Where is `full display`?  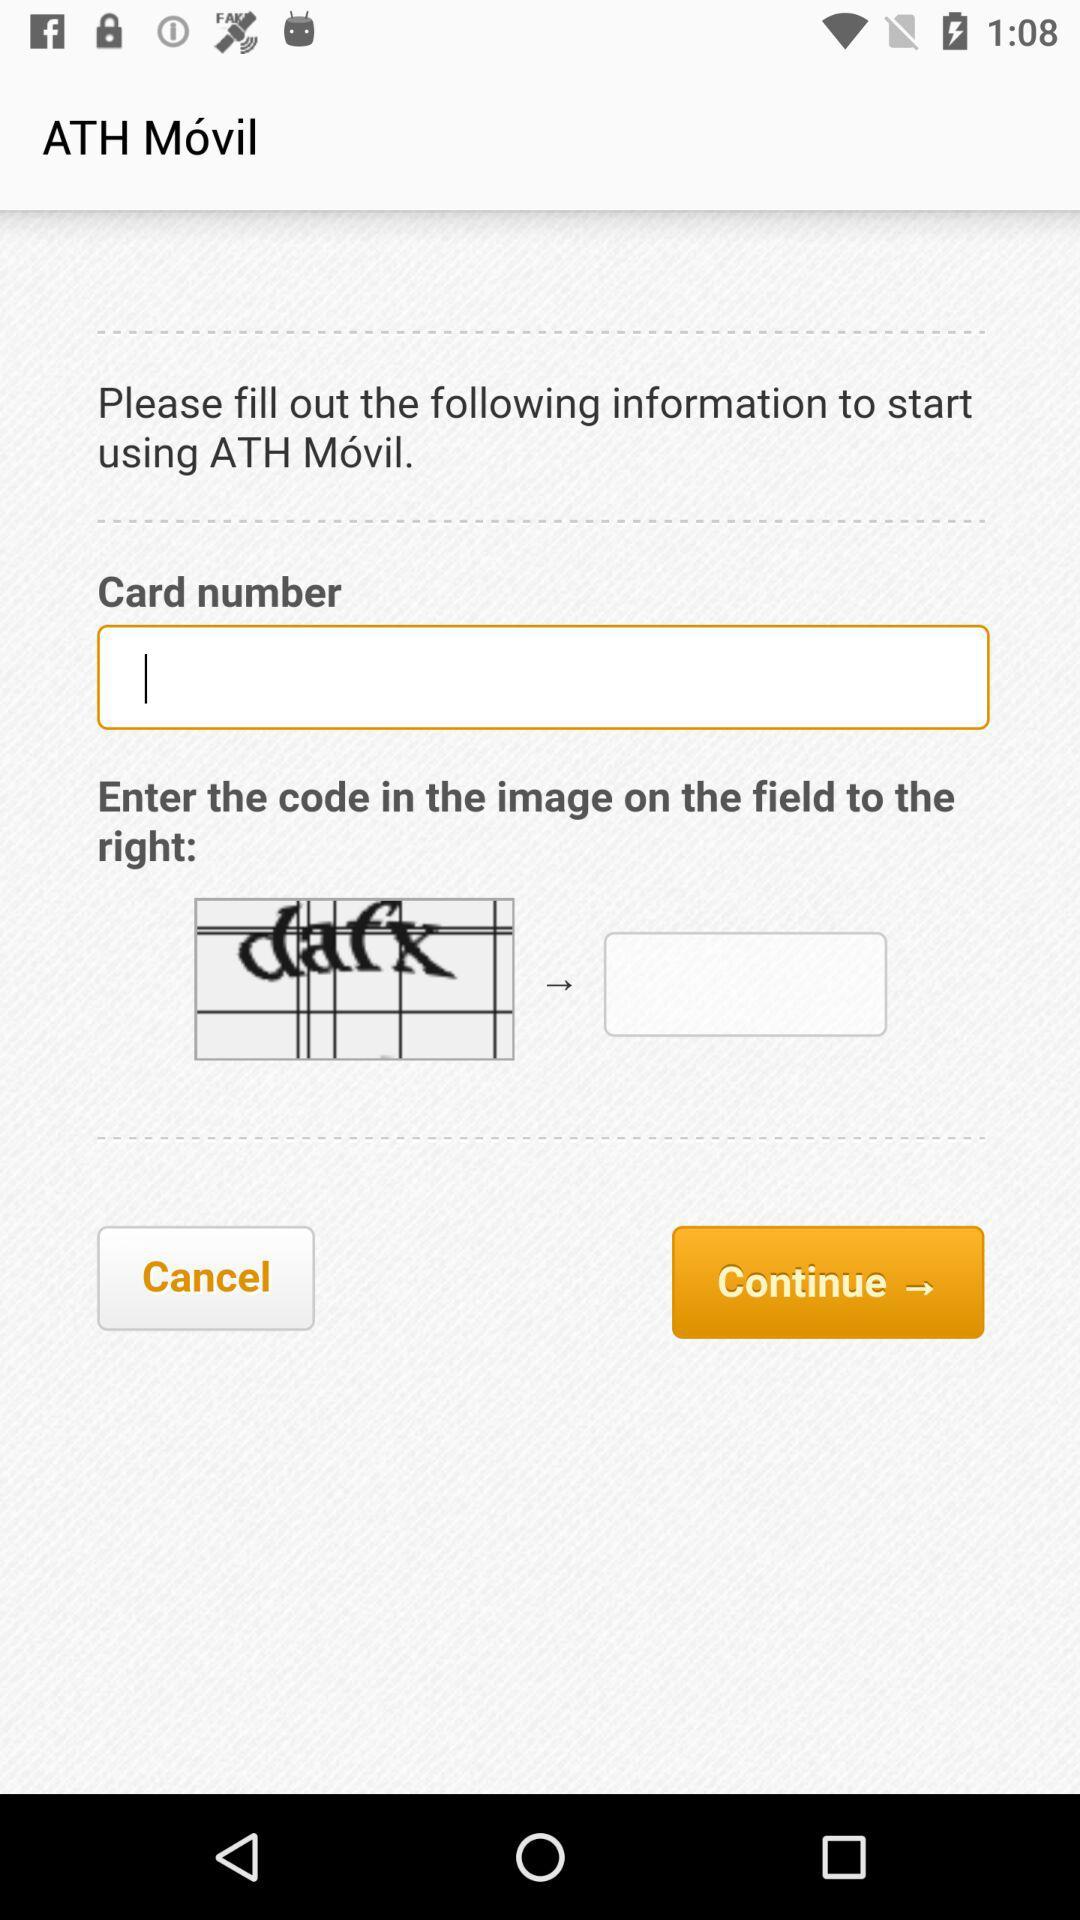 full display is located at coordinates (540, 1002).